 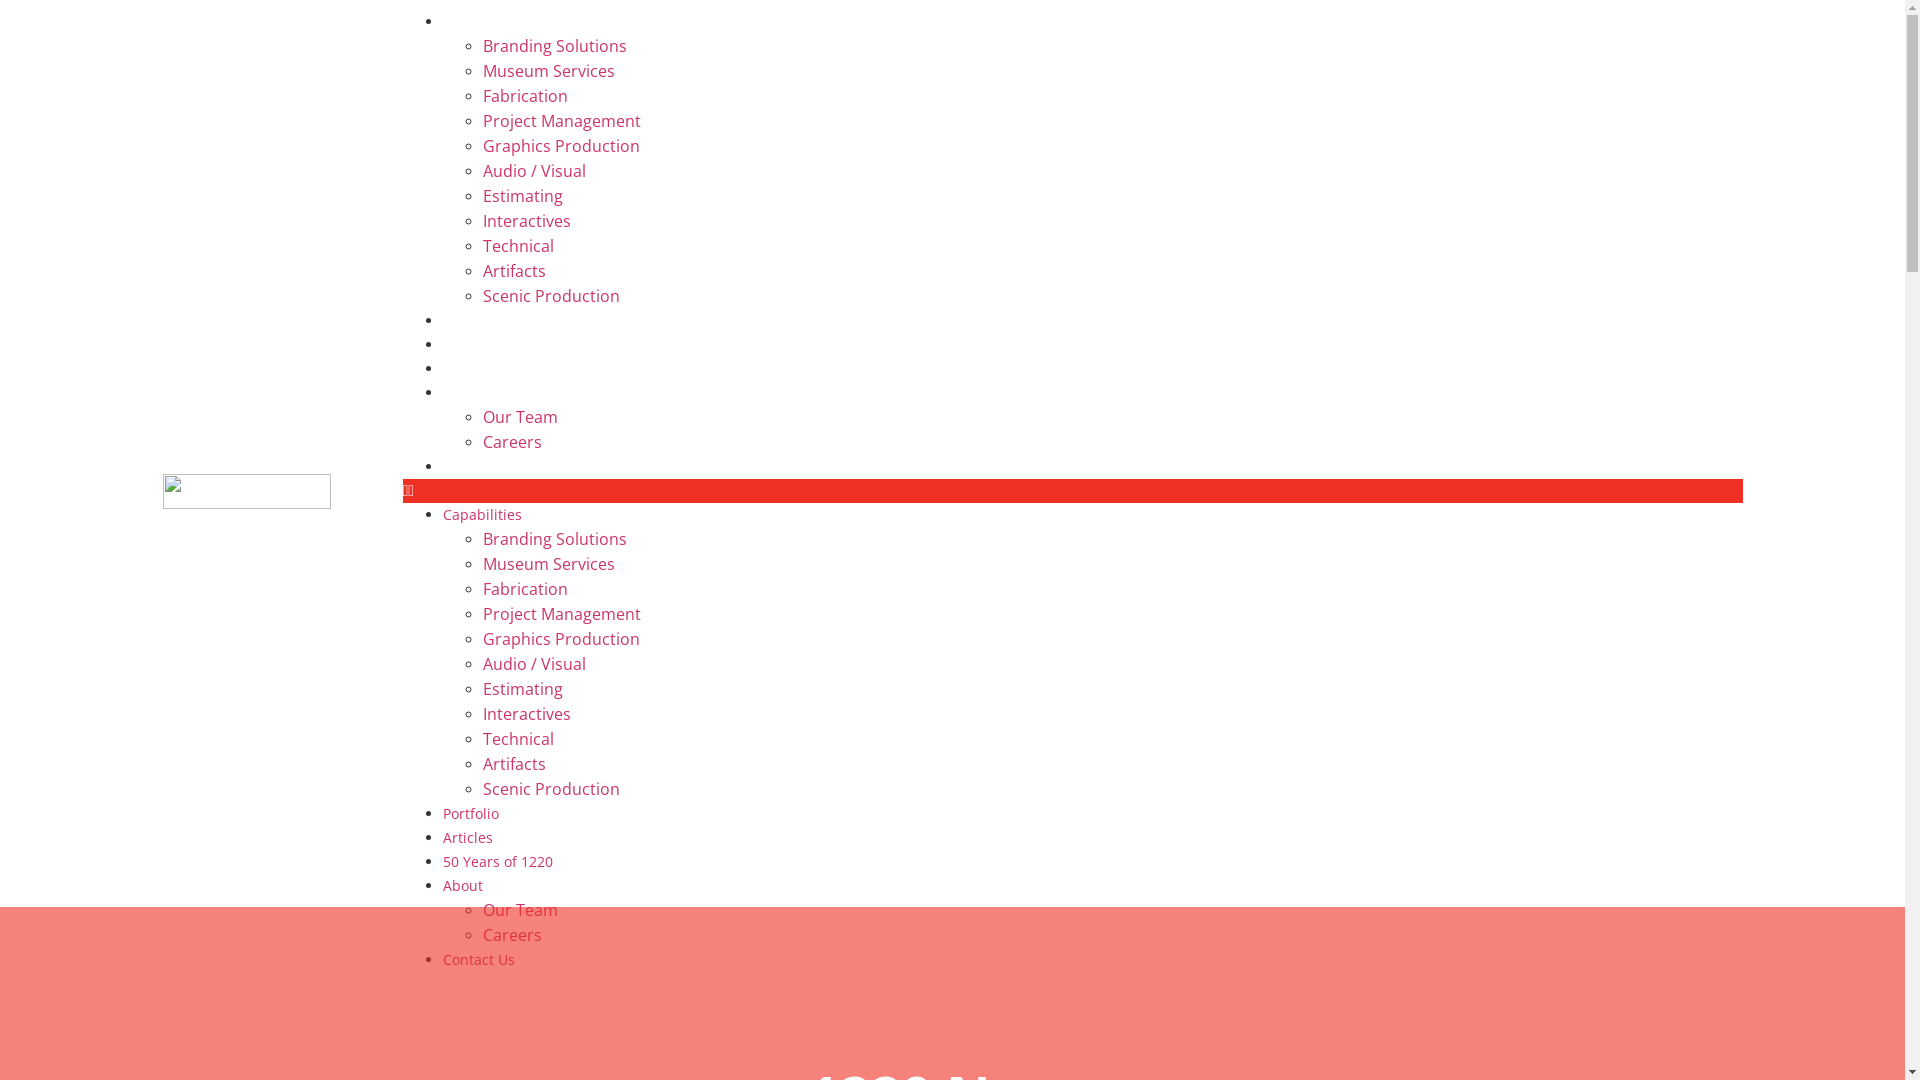 I want to click on '50 Years of 1220', so click(x=497, y=860).